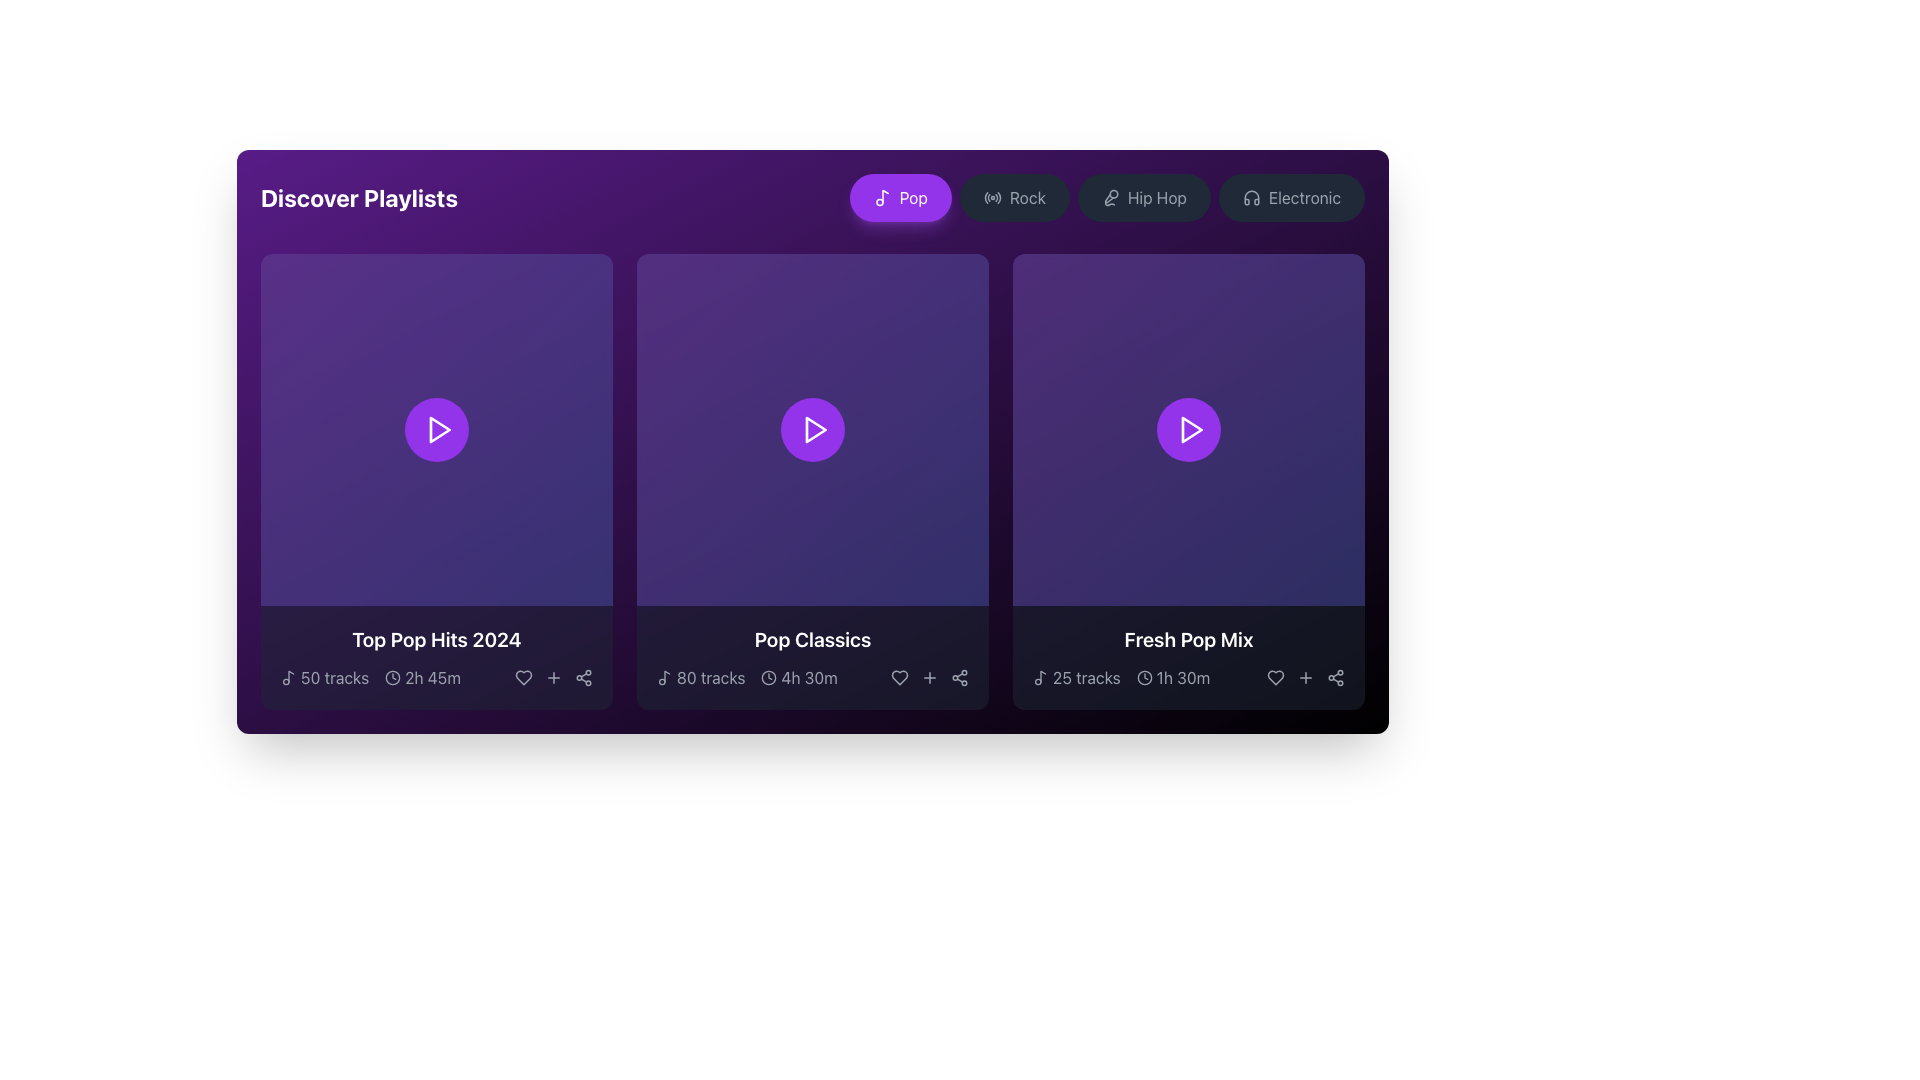 The height and width of the screenshot is (1080, 1920). I want to click on information displayed in the text information display located beneath the title of the 'Pop Classics' card, positioned between the music note and clock icons, so click(812, 677).